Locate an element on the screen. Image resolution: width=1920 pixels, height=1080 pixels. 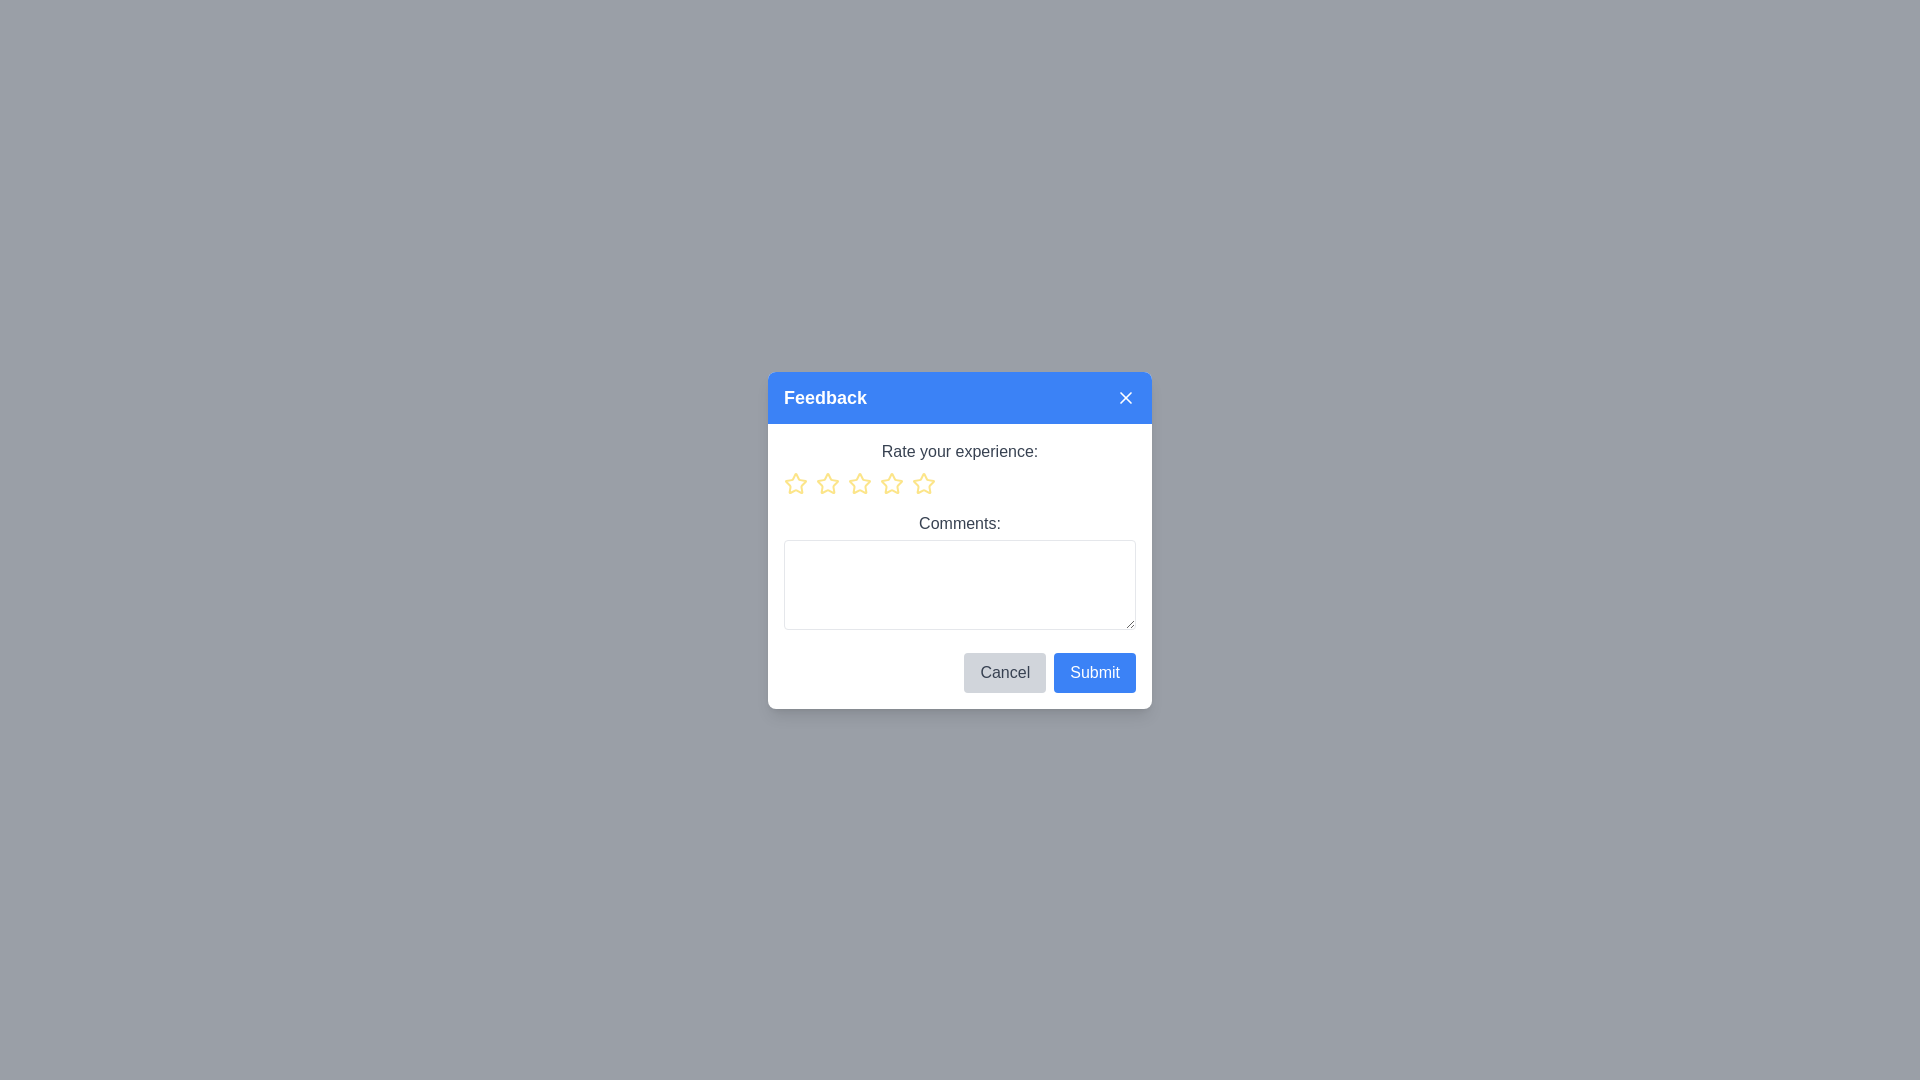
the central star icon in the rating system to trigger the tooltip or visual highlight is located at coordinates (891, 483).